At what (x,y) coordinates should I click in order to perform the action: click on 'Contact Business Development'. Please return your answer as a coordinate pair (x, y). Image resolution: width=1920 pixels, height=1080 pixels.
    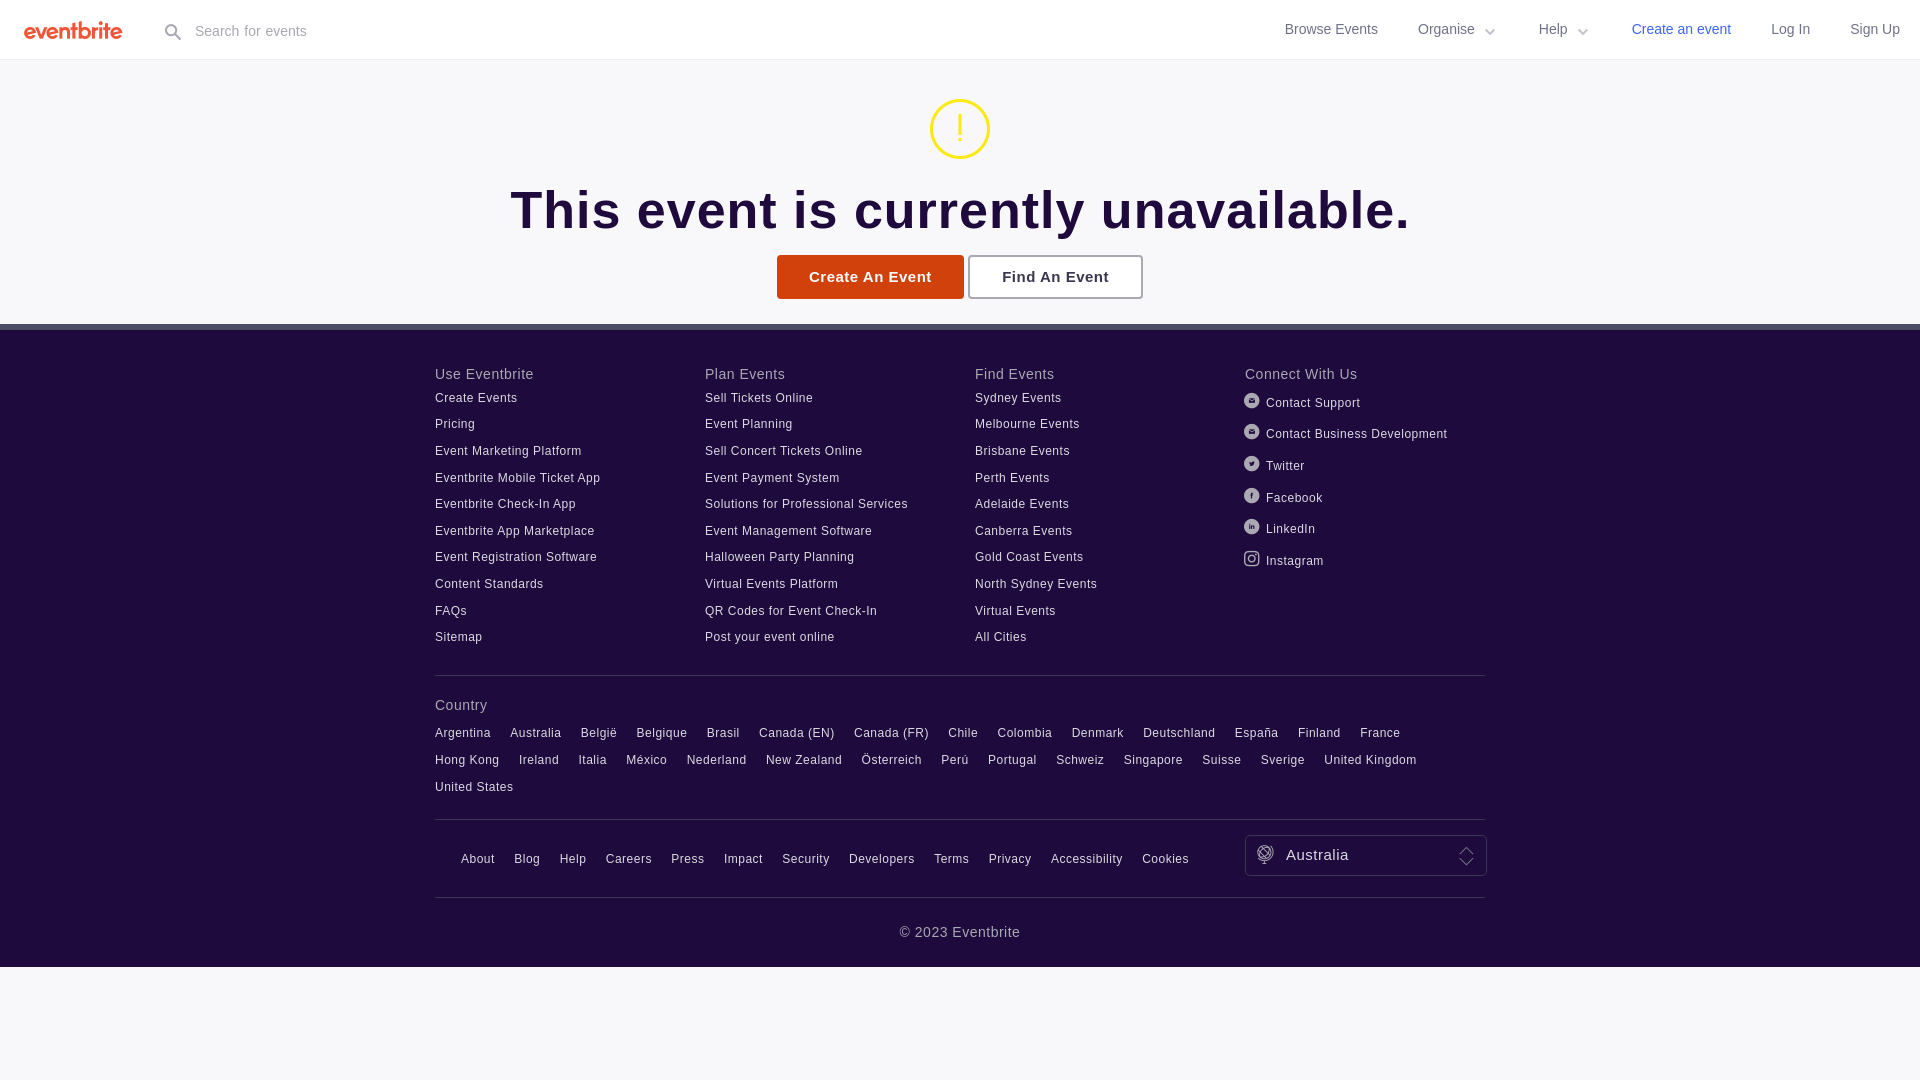
    Looking at the image, I should click on (1356, 433).